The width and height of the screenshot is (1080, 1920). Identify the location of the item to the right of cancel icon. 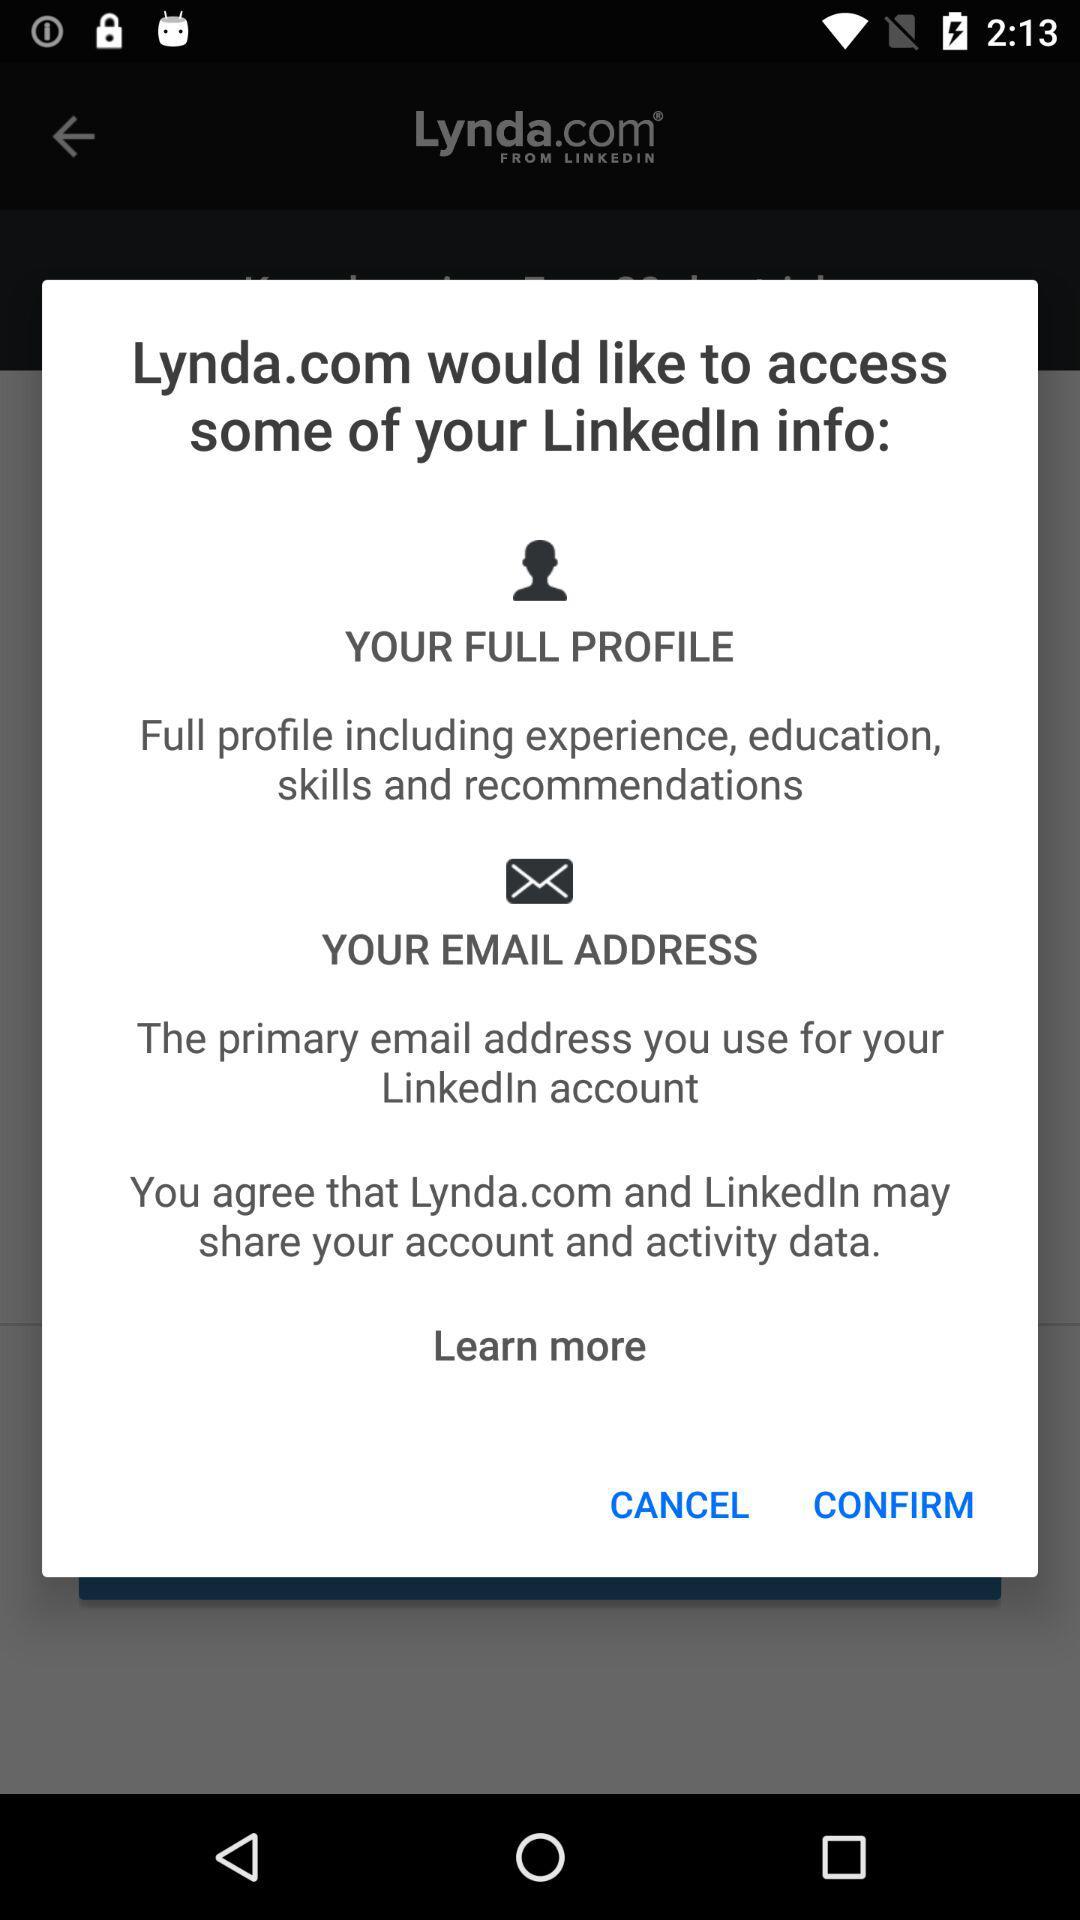
(893, 1503).